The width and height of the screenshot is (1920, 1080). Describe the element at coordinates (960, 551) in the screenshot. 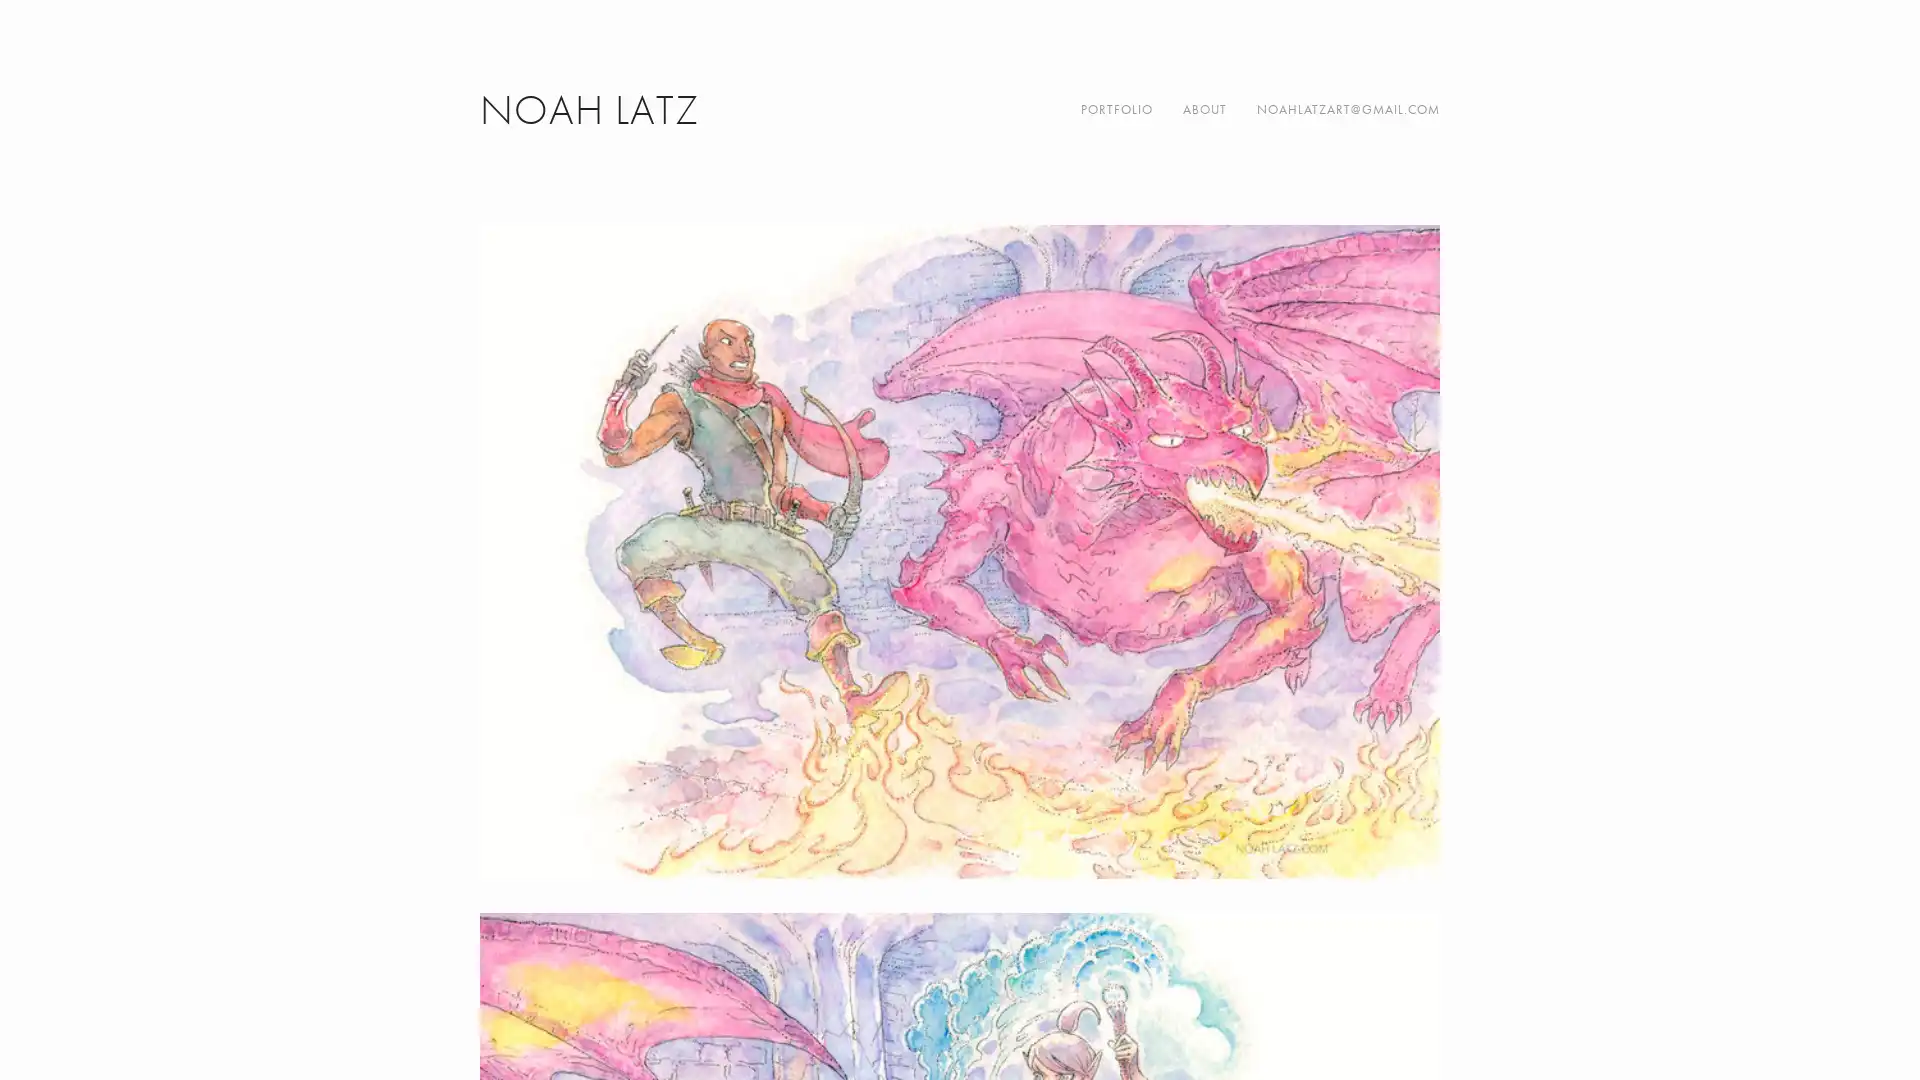

I see `View fullsize` at that location.